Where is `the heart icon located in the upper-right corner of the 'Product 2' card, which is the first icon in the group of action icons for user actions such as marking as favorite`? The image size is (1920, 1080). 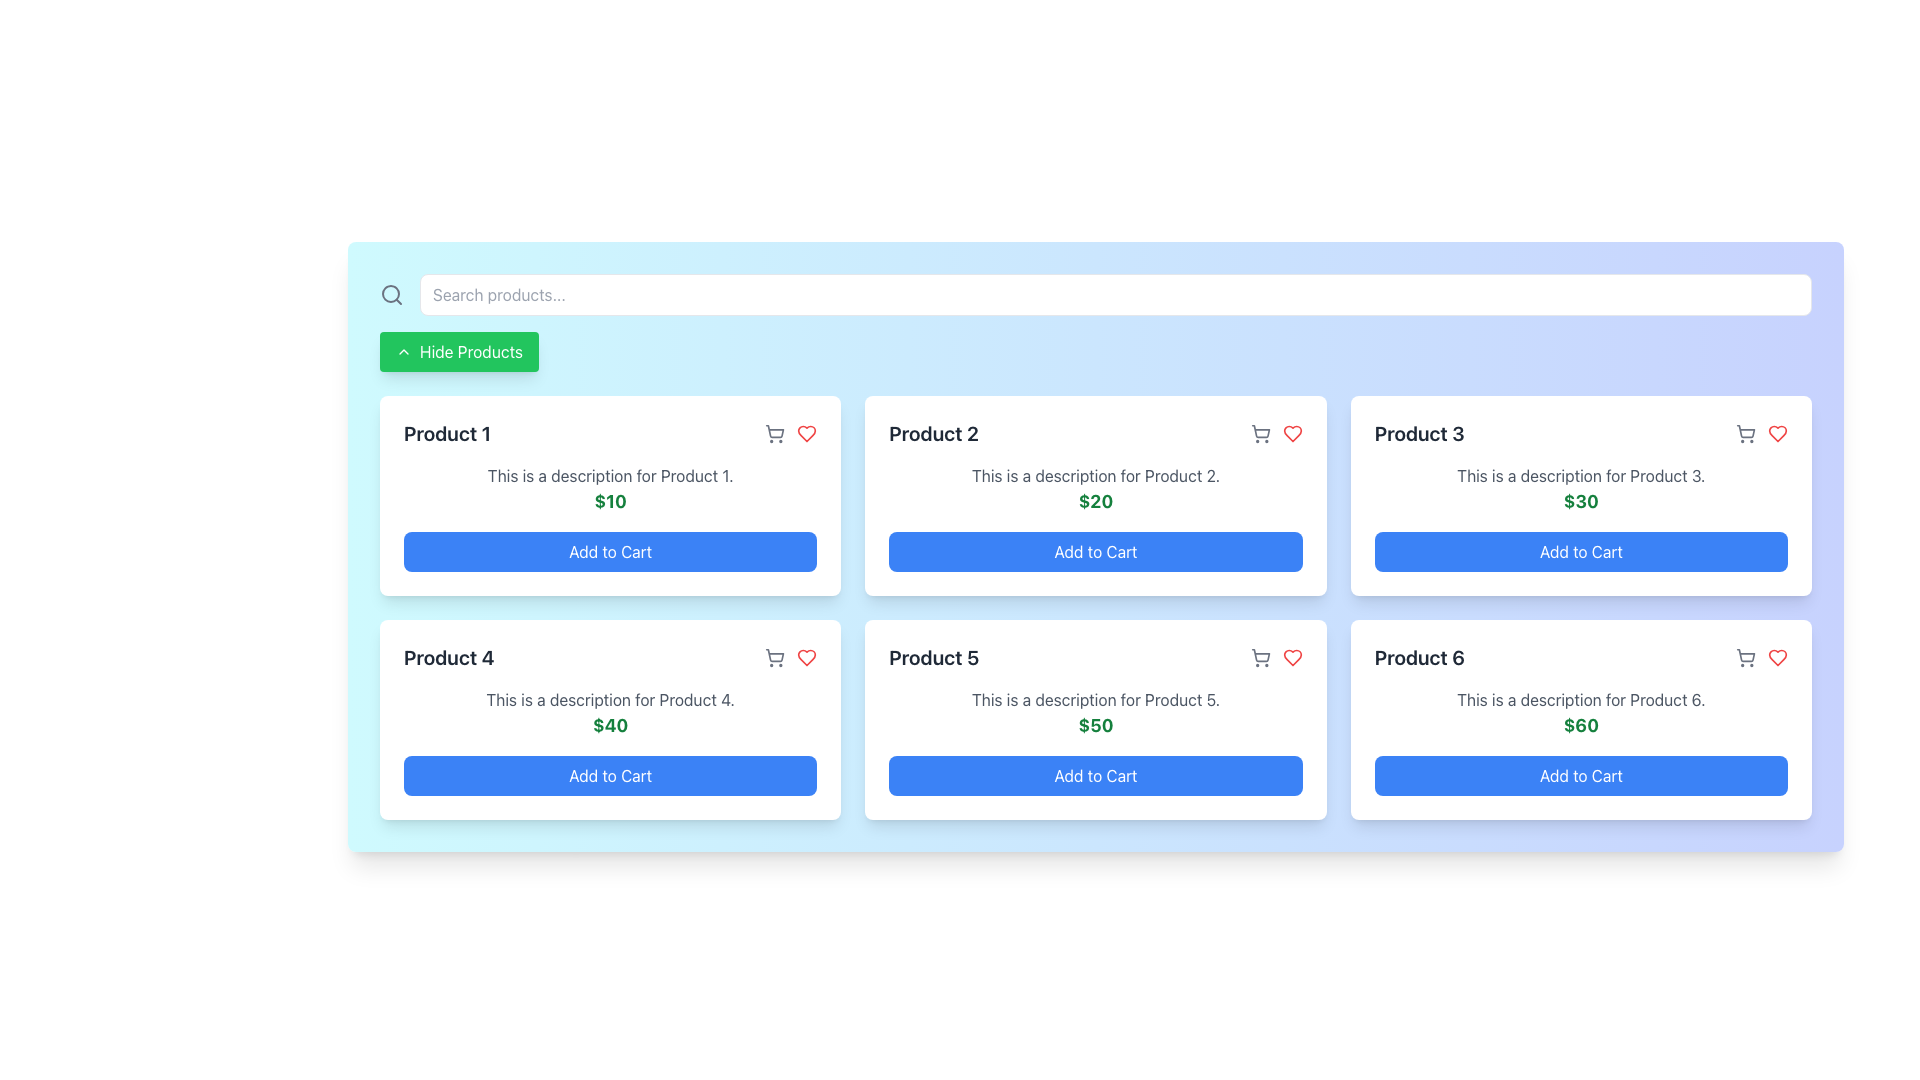
the heart icon located in the upper-right corner of the 'Product 2' card, which is the first icon in the group of action icons for user actions such as marking as favorite is located at coordinates (1275, 433).